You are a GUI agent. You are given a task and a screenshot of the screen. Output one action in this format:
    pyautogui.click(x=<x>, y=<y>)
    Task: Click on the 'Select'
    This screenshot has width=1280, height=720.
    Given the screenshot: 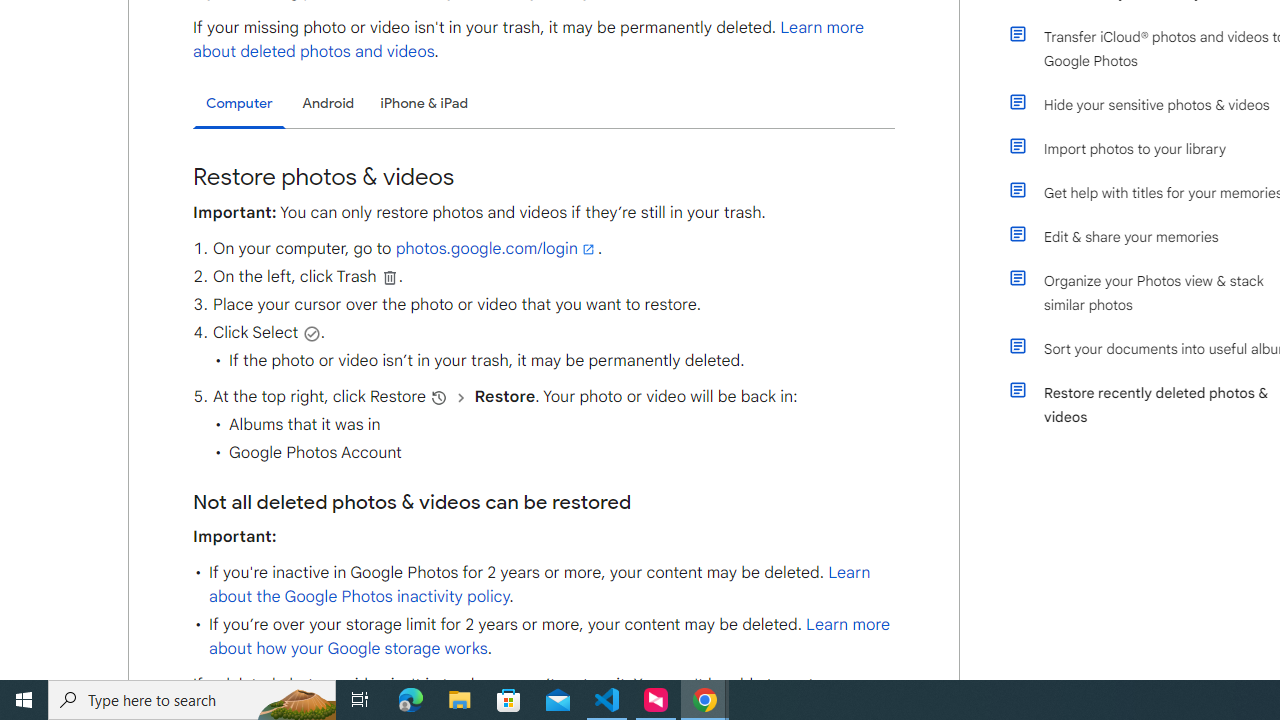 What is the action you would take?
    pyautogui.click(x=310, y=332)
    